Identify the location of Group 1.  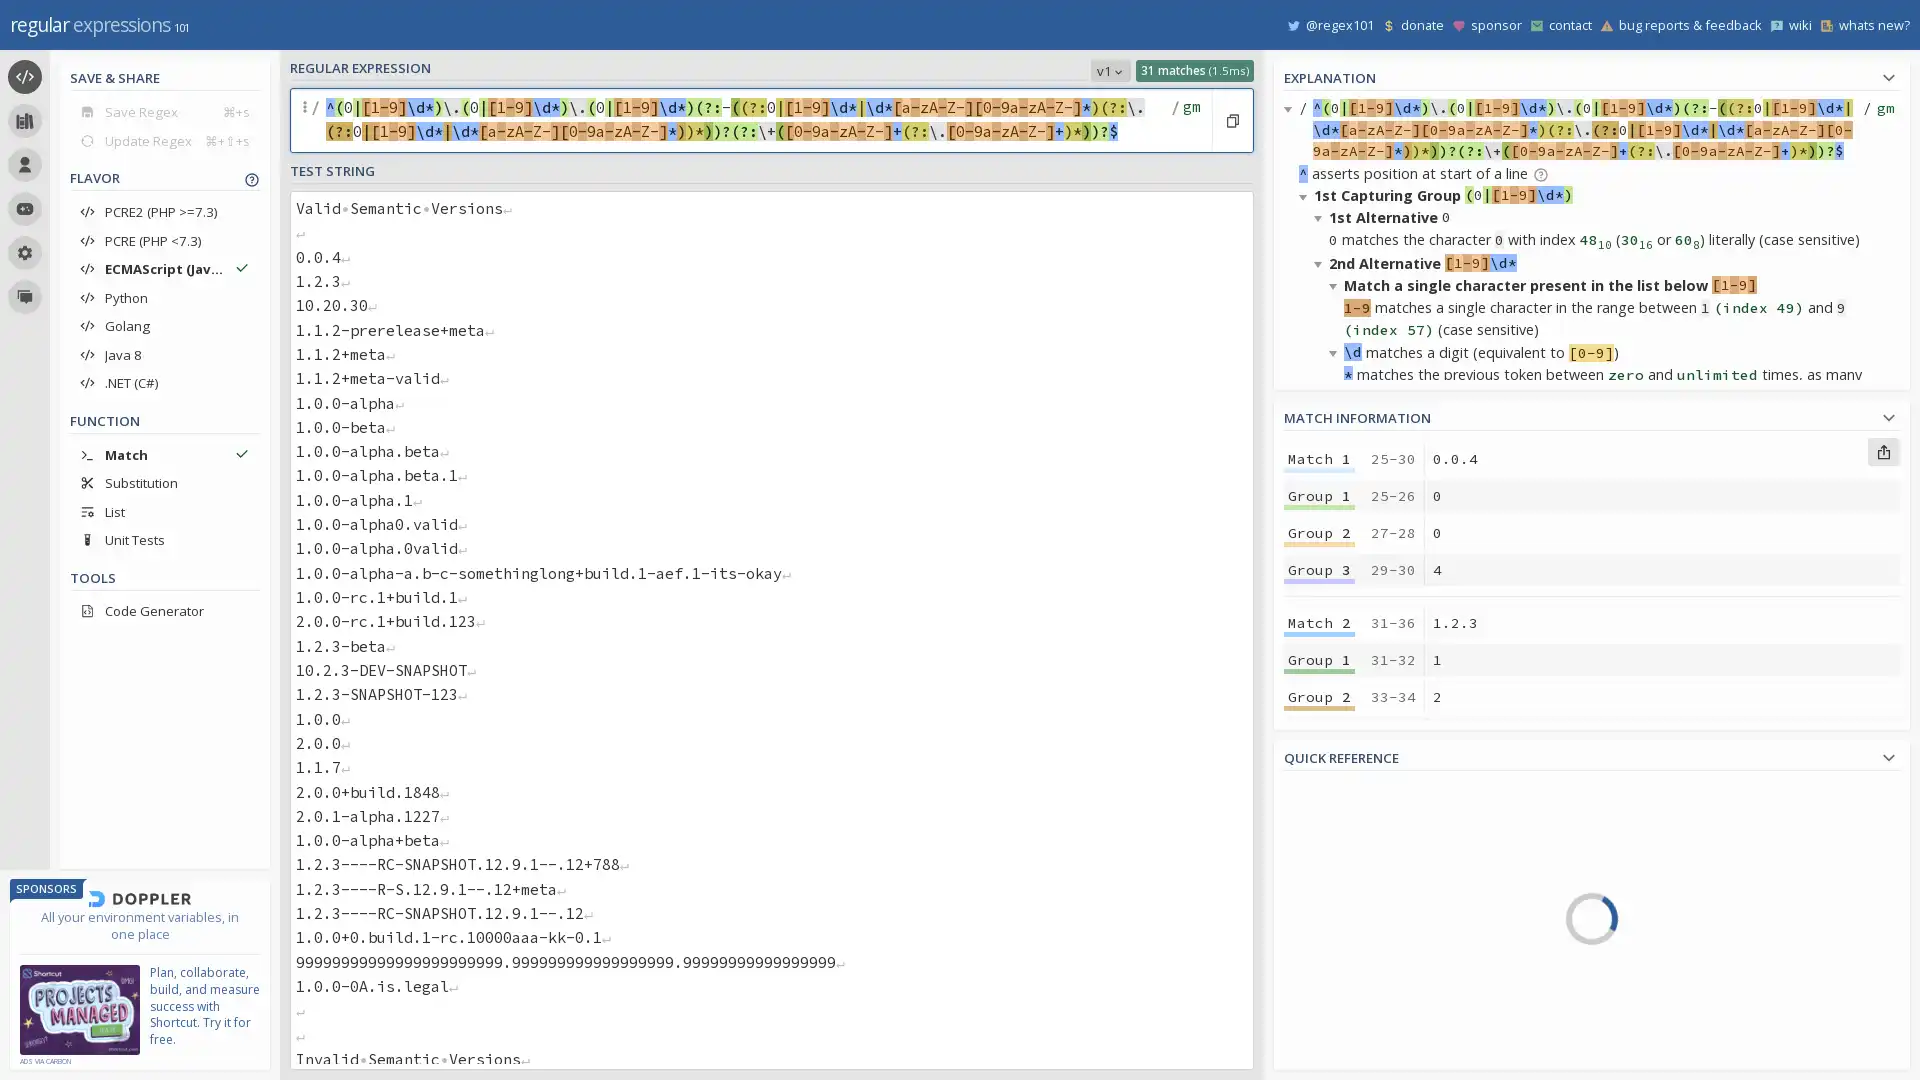
(1319, 659).